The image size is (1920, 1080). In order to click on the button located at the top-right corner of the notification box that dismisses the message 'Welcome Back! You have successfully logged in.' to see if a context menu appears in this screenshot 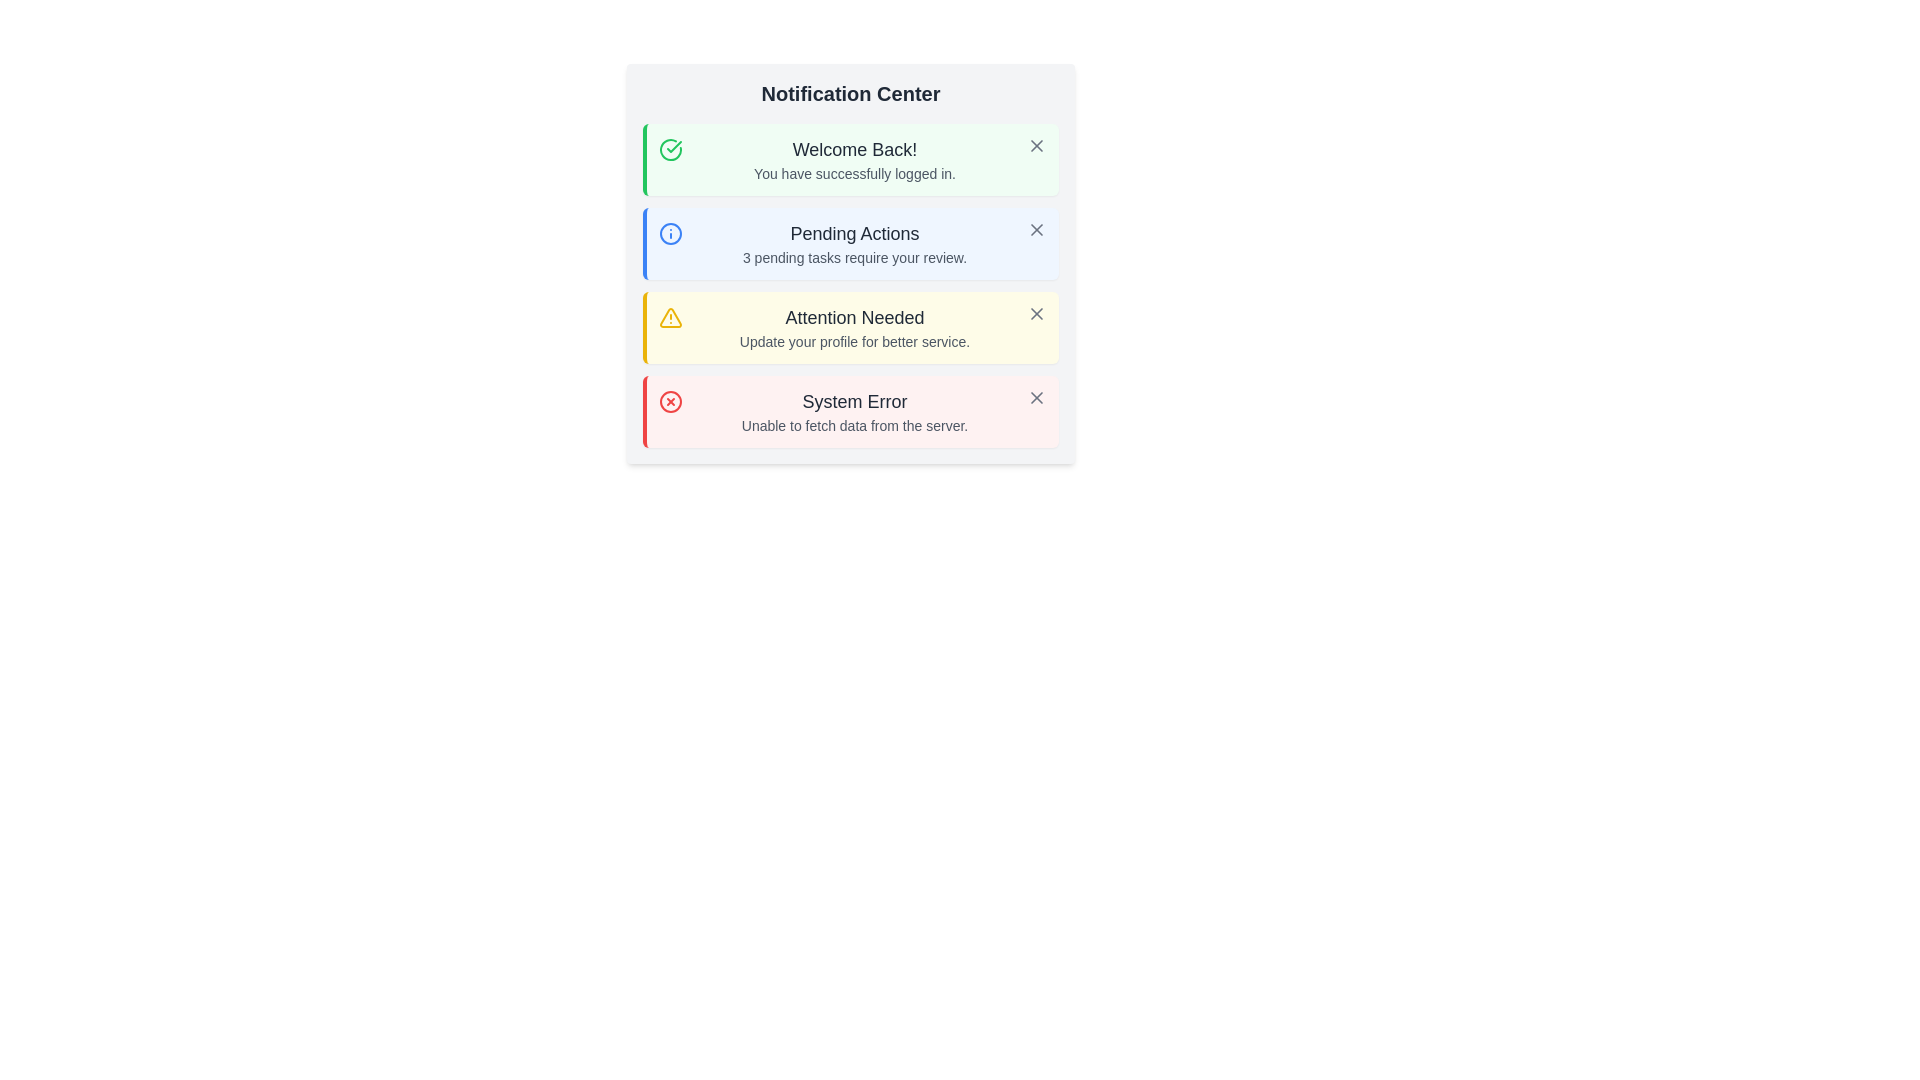, I will do `click(1036, 145)`.